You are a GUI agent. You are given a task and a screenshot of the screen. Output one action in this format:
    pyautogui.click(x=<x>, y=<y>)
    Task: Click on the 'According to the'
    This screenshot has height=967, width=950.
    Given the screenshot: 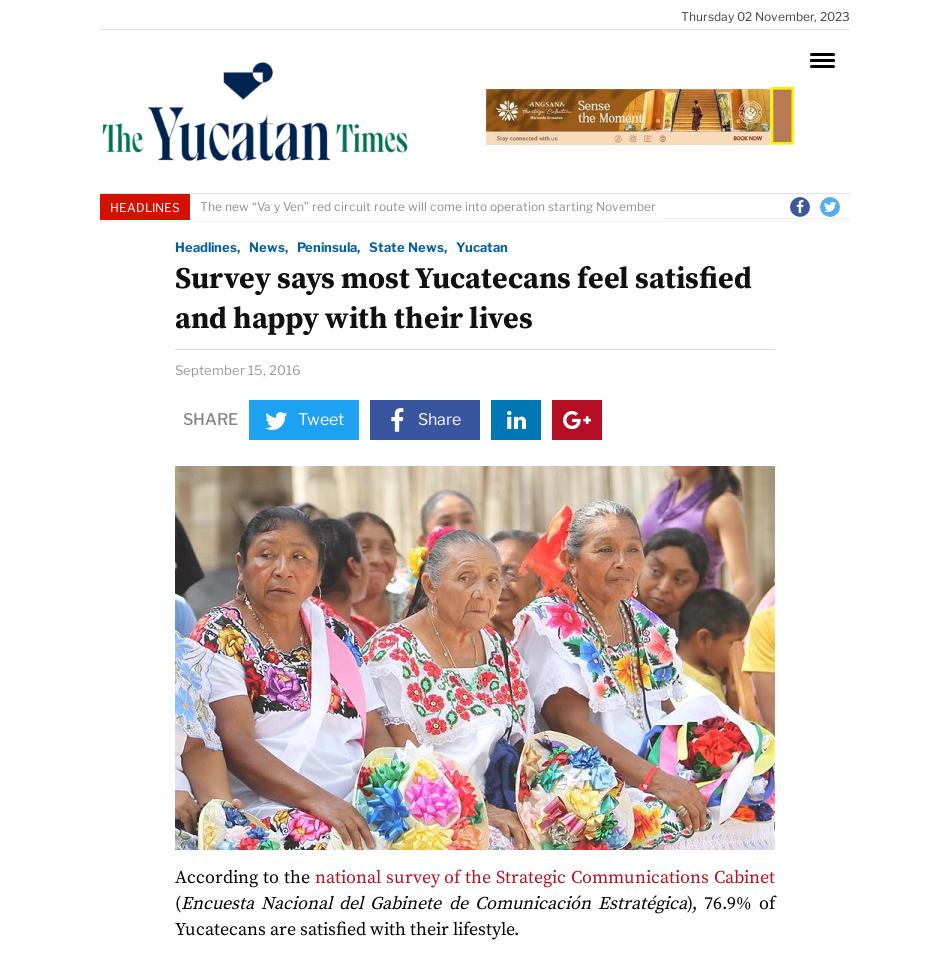 What is the action you would take?
    pyautogui.click(x=243, y=876)
    